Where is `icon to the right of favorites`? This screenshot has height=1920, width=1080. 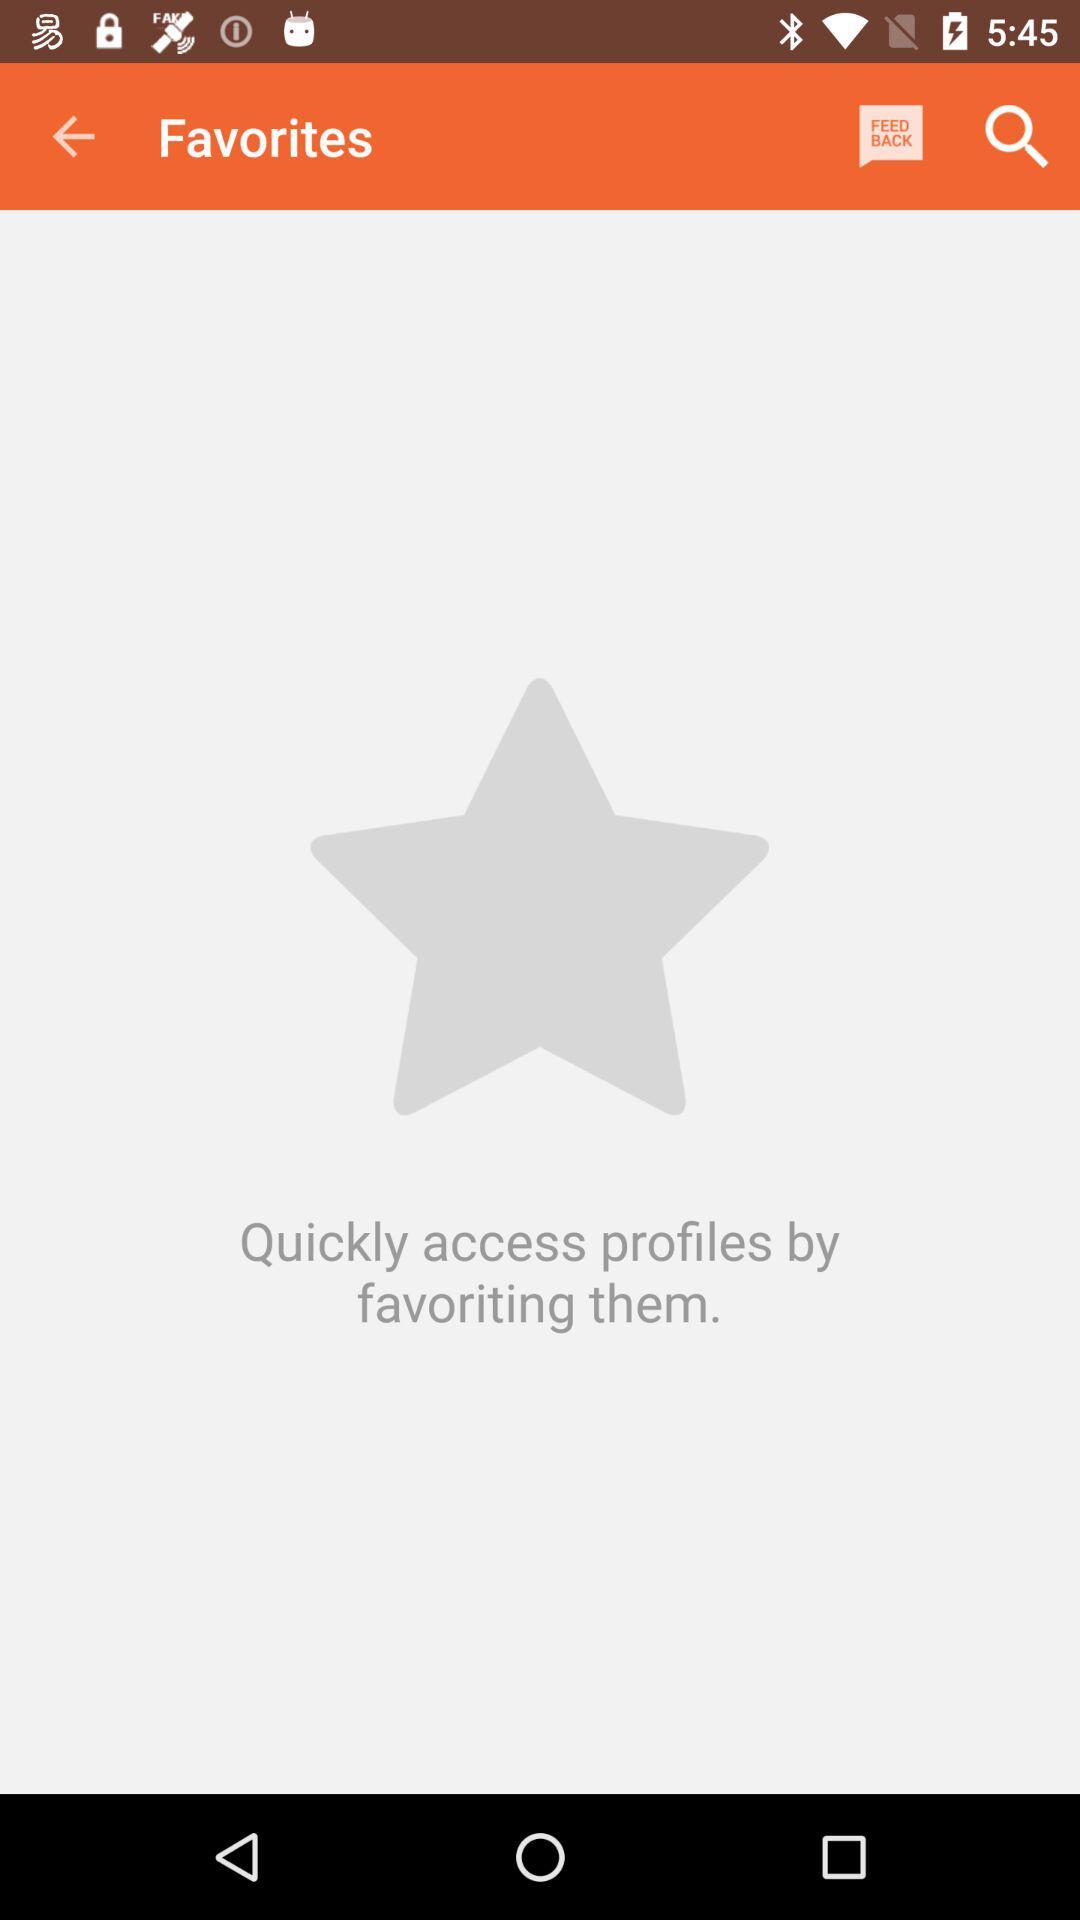 icon to the right of favorites is located at coordinates (890, 135).